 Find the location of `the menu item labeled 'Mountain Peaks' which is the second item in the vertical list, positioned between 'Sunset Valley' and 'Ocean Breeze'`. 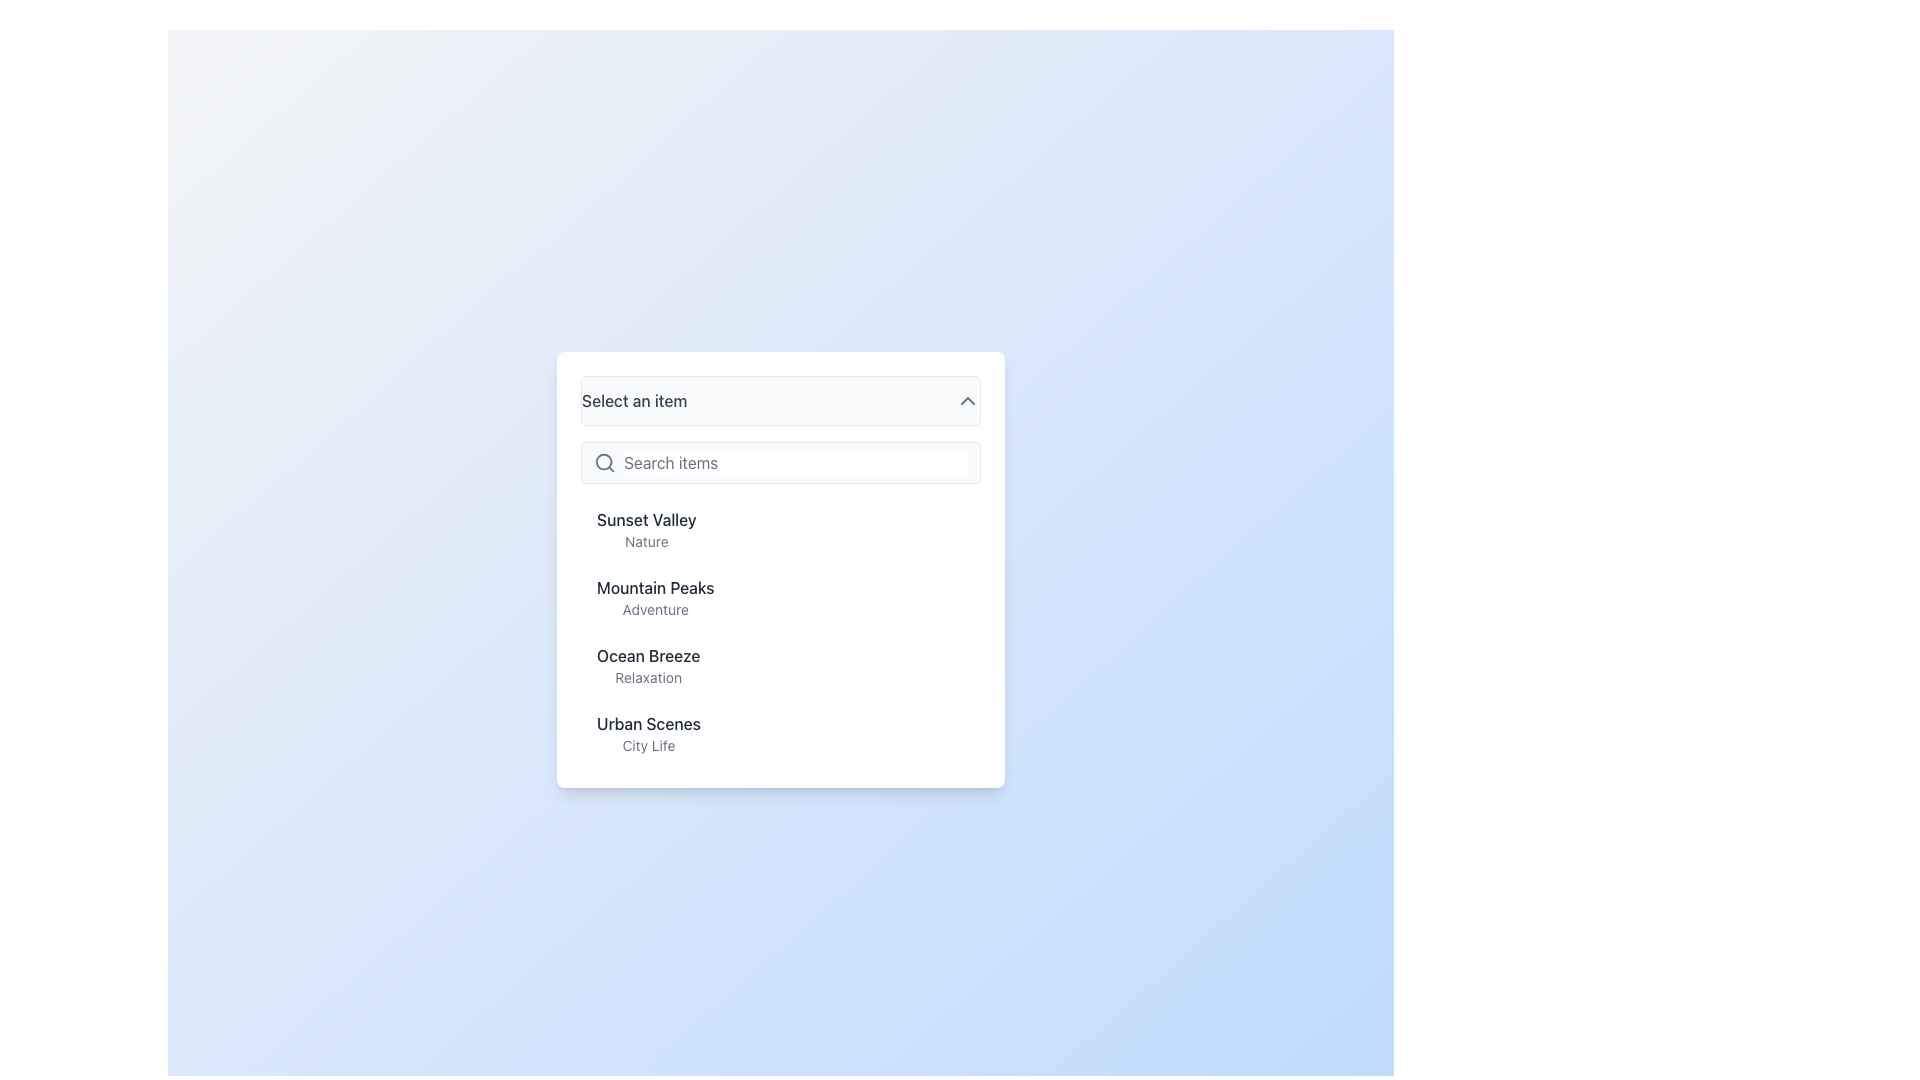

the menu item labeled 'Mountain Peaks' which is the second item in the vertical list, positioned between 'Sunset Valley' and 'Ocean Breeze' is located at coordinates (780, 596).